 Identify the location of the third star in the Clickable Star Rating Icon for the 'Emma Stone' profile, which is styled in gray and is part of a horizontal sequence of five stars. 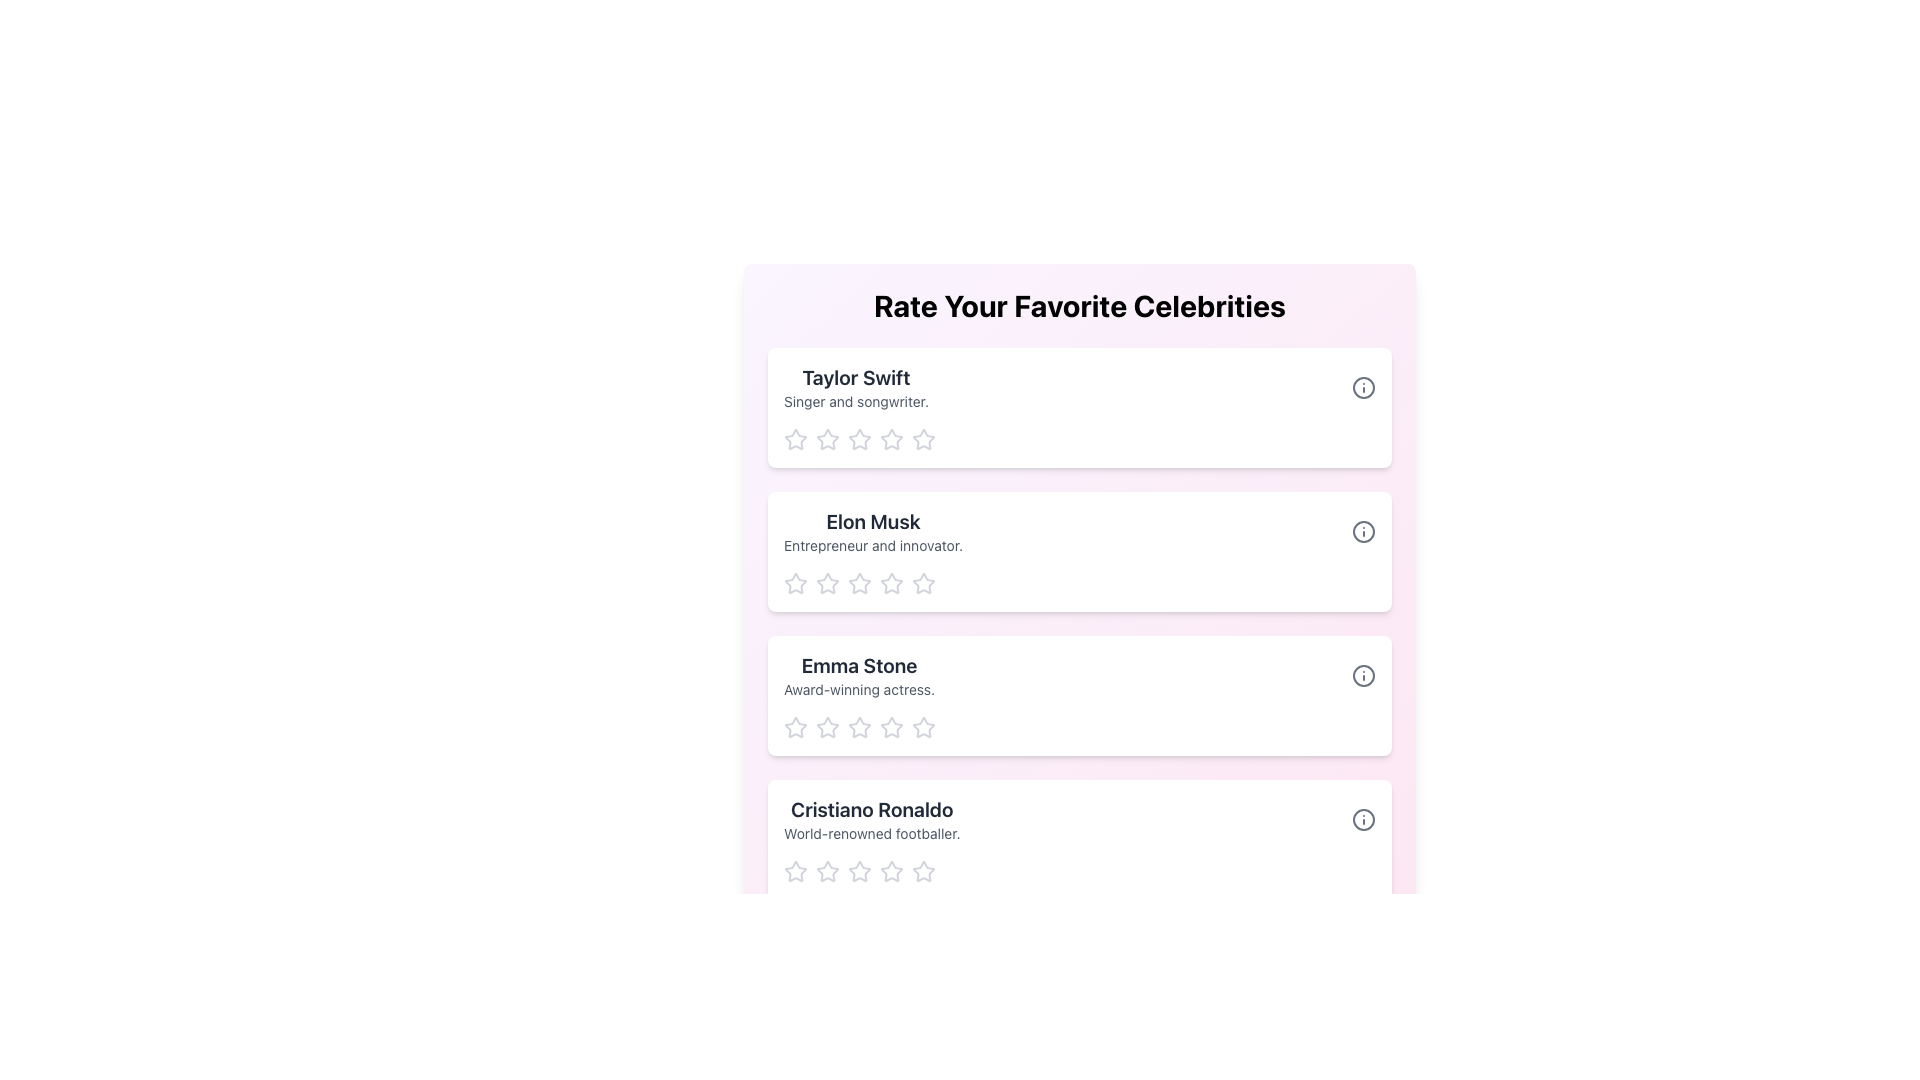
(859, 728).